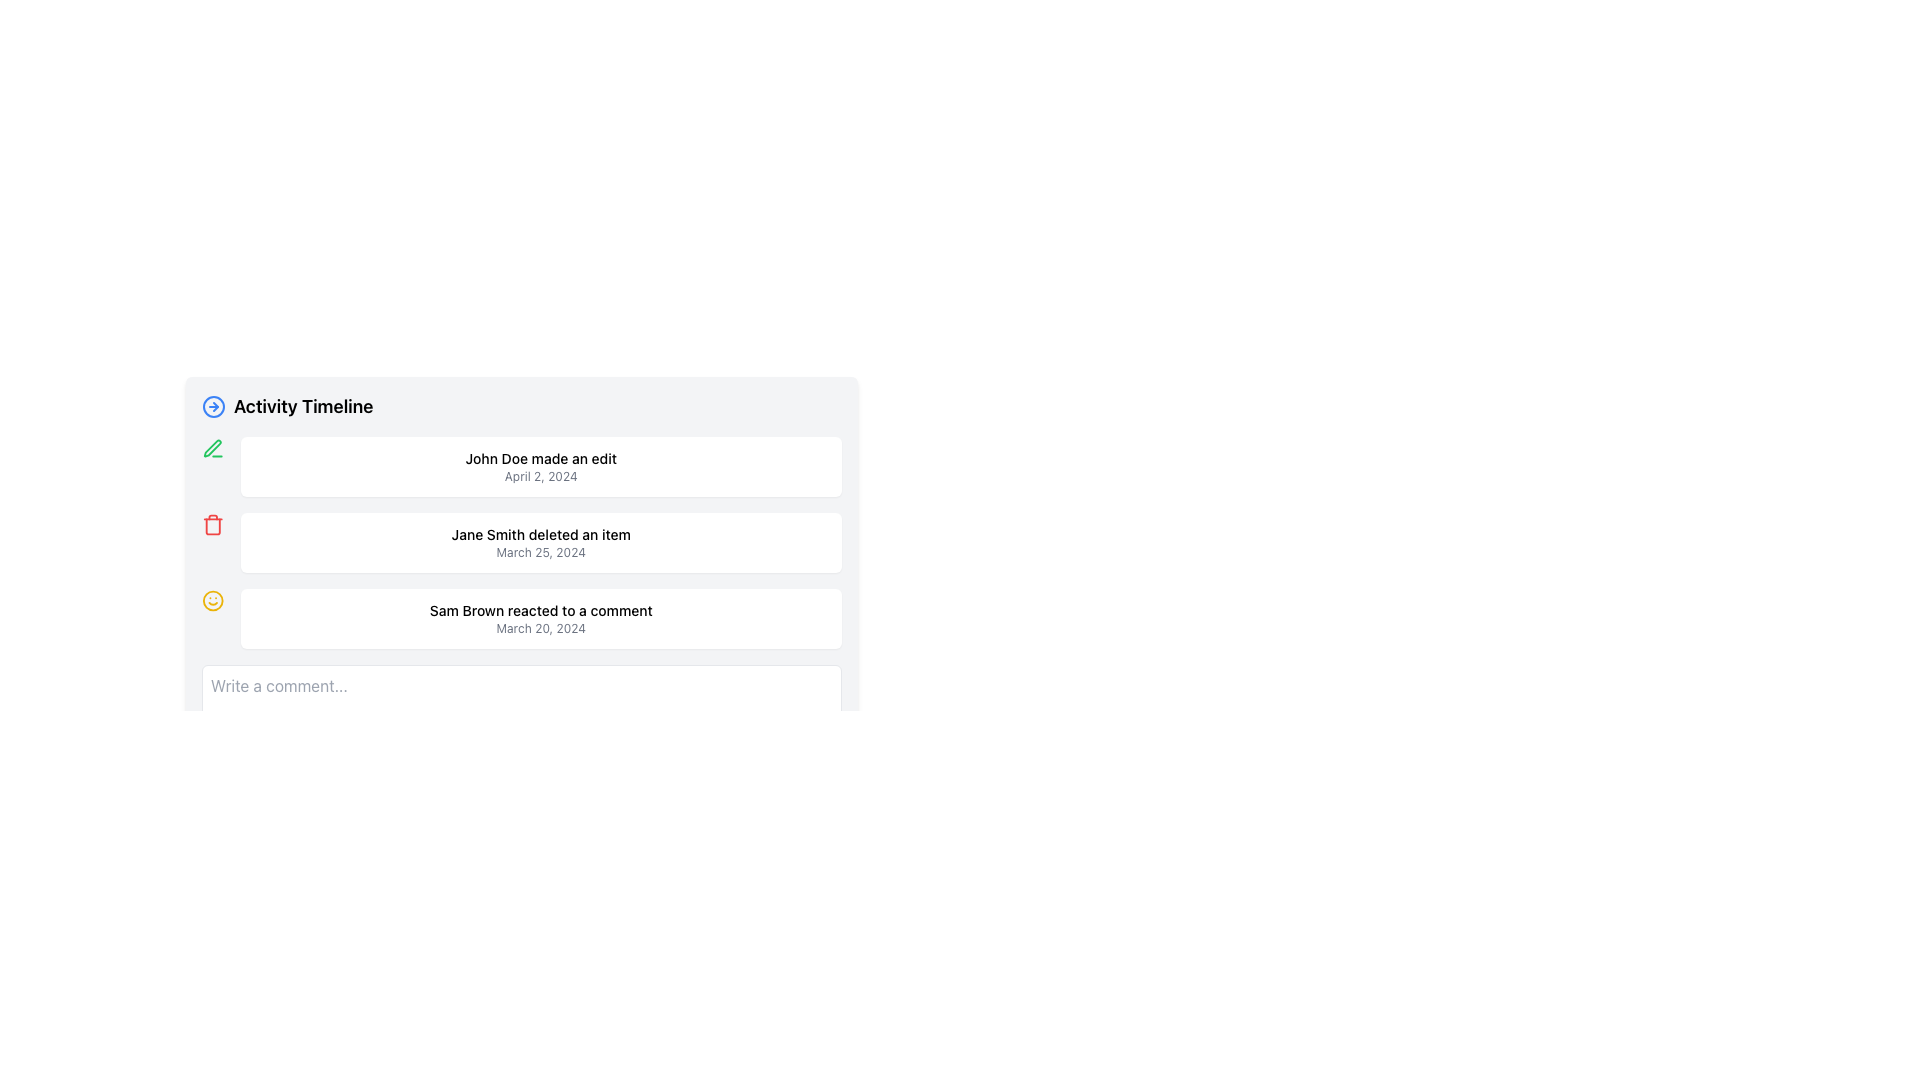 The width and height of the screenshot is (1920, 1080). What do you see at coordinates (522, 617) in the screenshot?
I see `the third activity entry in the timeline view, which displays 'Sam Brown reacted to a comment' with a yellow smiley icon on the left` at bounding box center [522, 617].